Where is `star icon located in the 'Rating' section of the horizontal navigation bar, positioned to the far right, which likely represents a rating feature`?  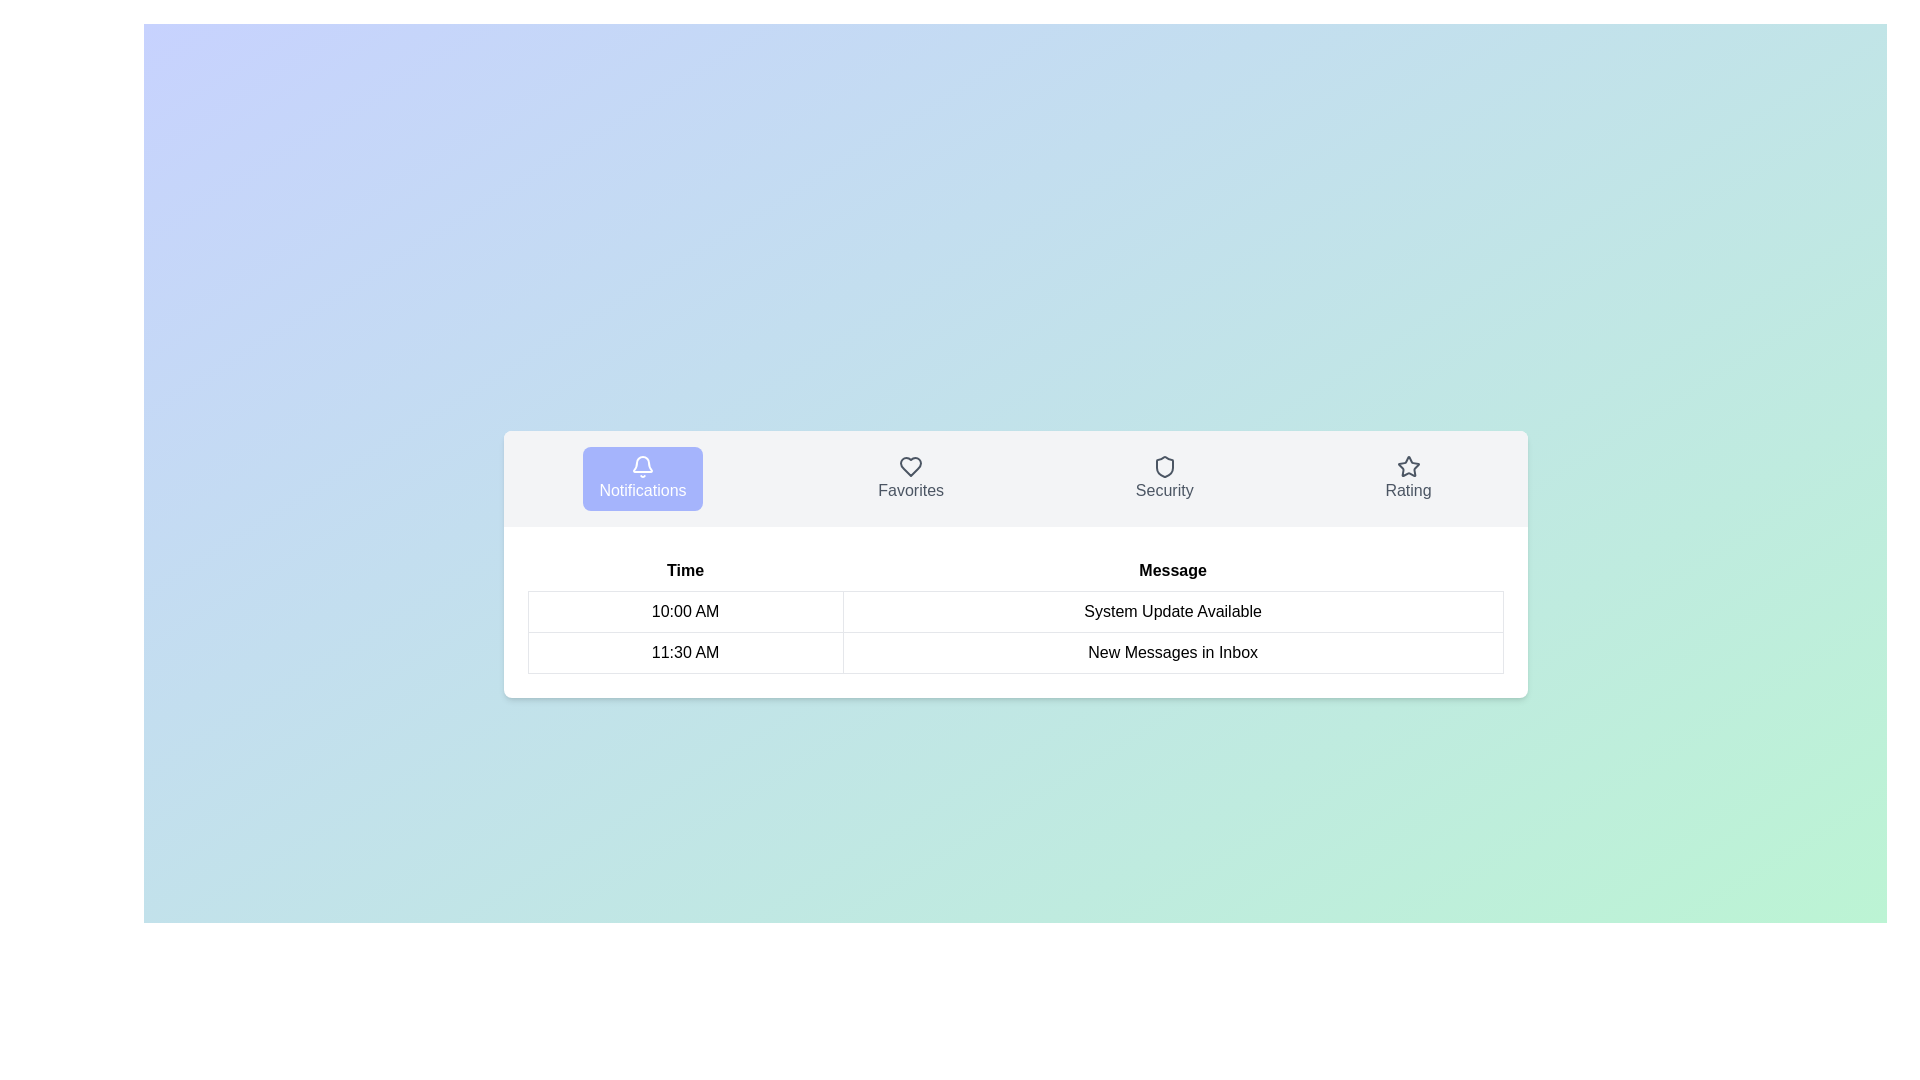
star icon located in the 'Rating' section of the horizontal navigation bar, positioned to the far right, which likely represents a rating feature is located at coordinates (1407, 466).